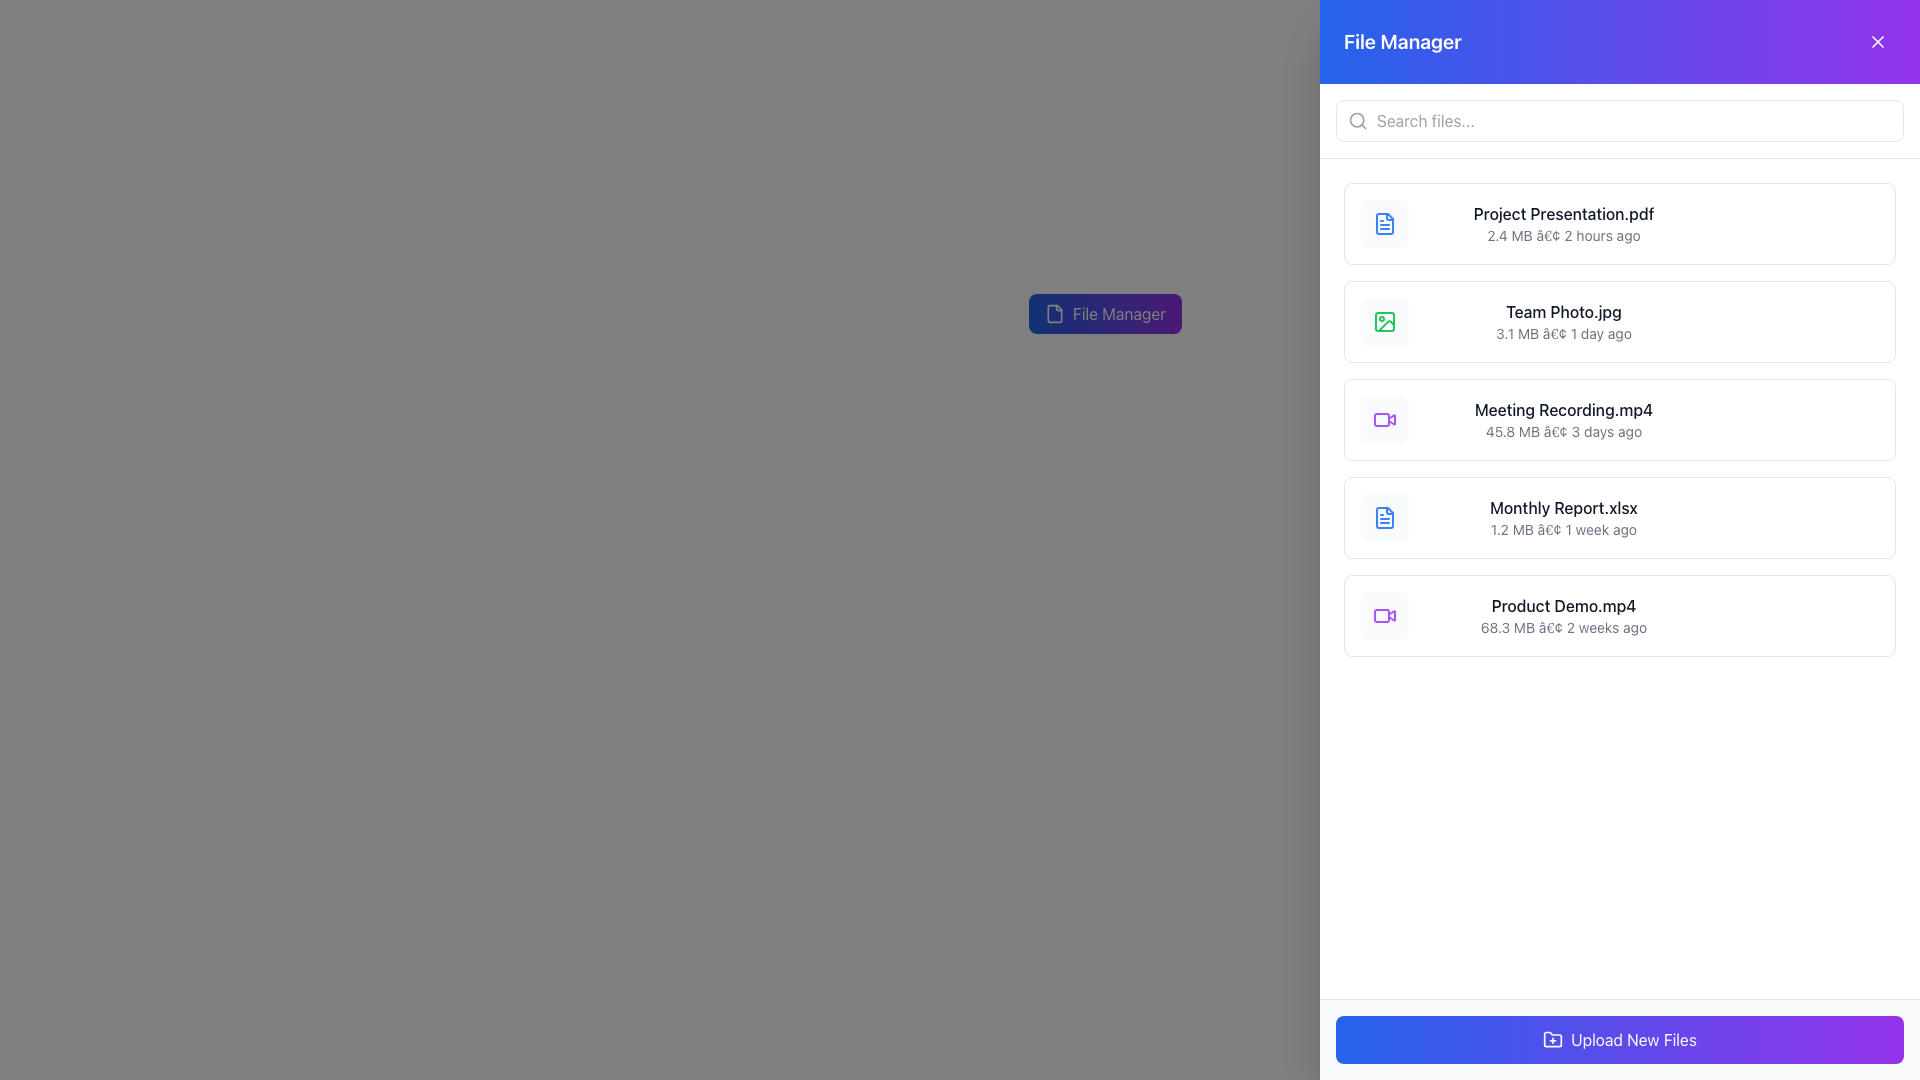 This screenshot has width=1920, height=1080. What do you see at coordinates (1777, 516) in the screenshot?
I see `the circular download button with a downward arrow located to the right of 'Monthly Report.xlsx' in the File Manager interface to initiate the download action` at bounding box center [1777, 516].